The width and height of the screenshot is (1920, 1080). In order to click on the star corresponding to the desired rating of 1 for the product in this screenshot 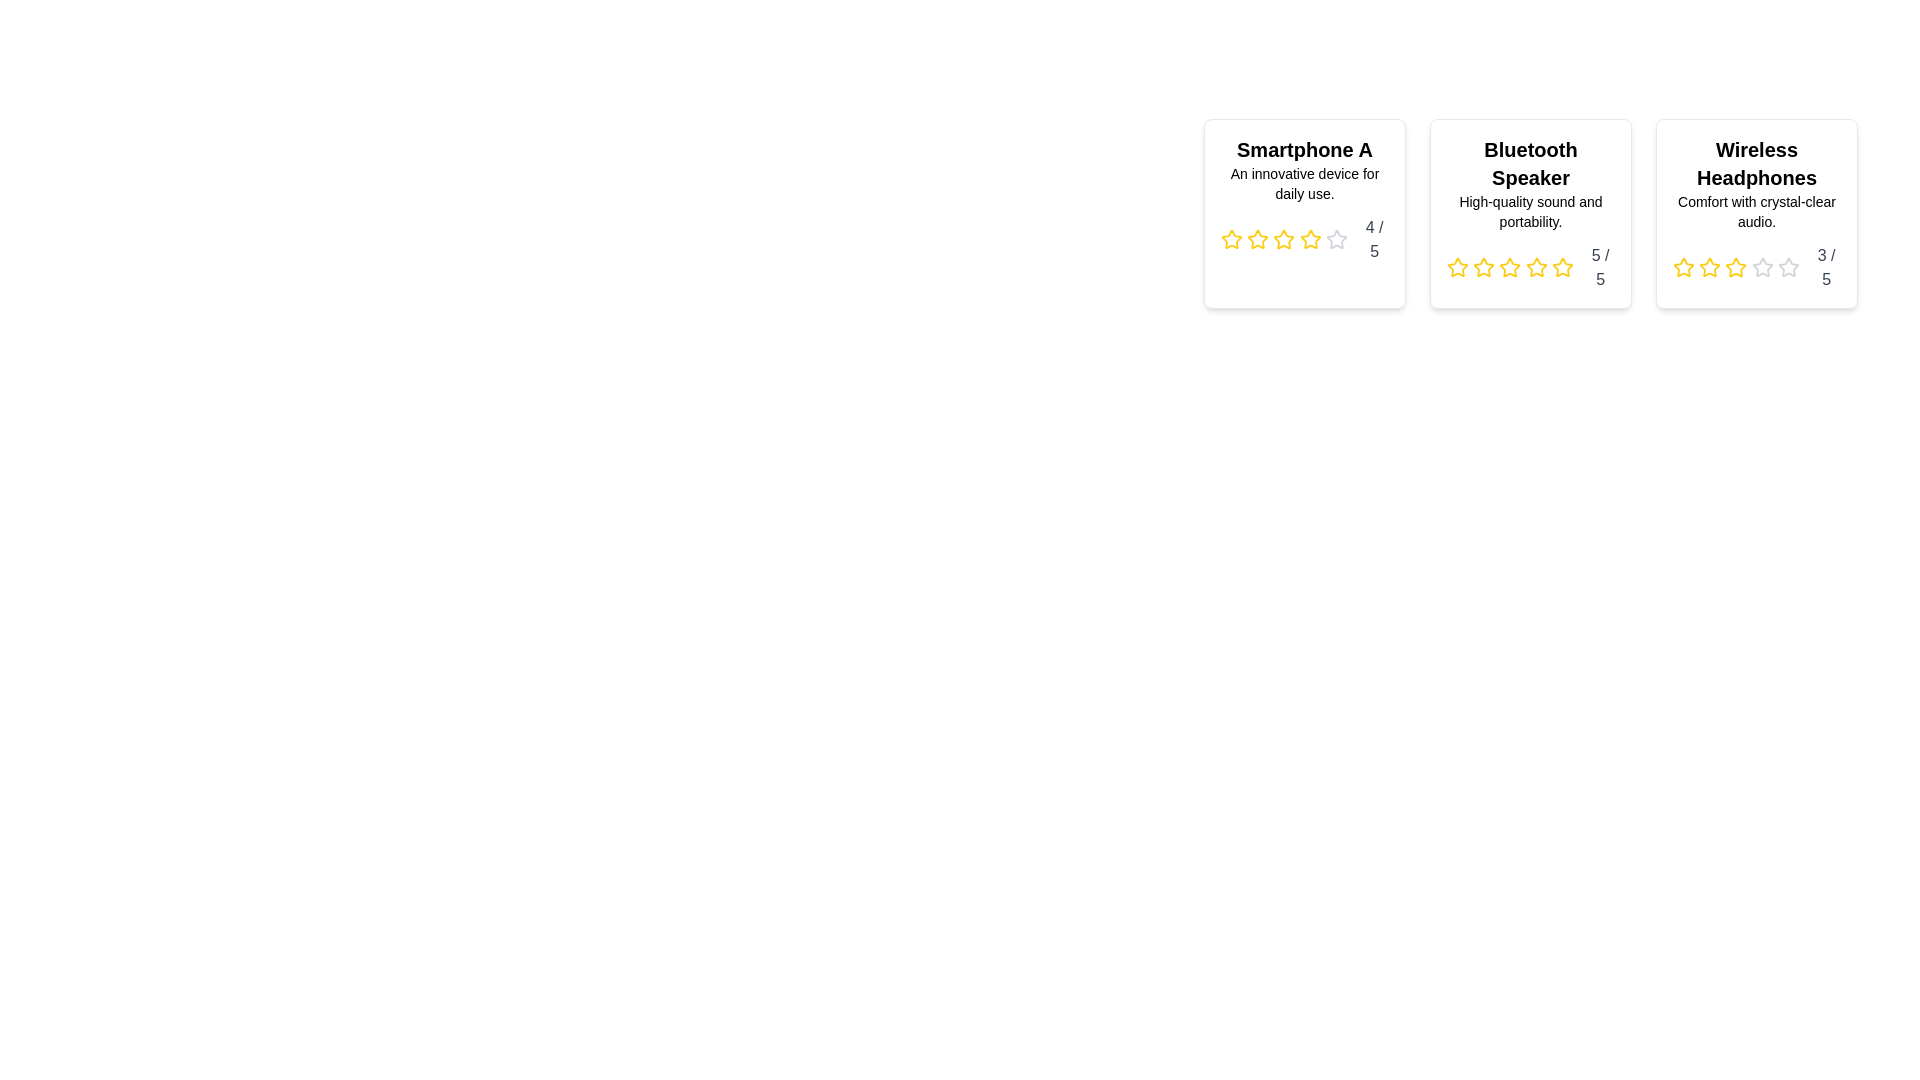, I will do `click(1231, 238)`.